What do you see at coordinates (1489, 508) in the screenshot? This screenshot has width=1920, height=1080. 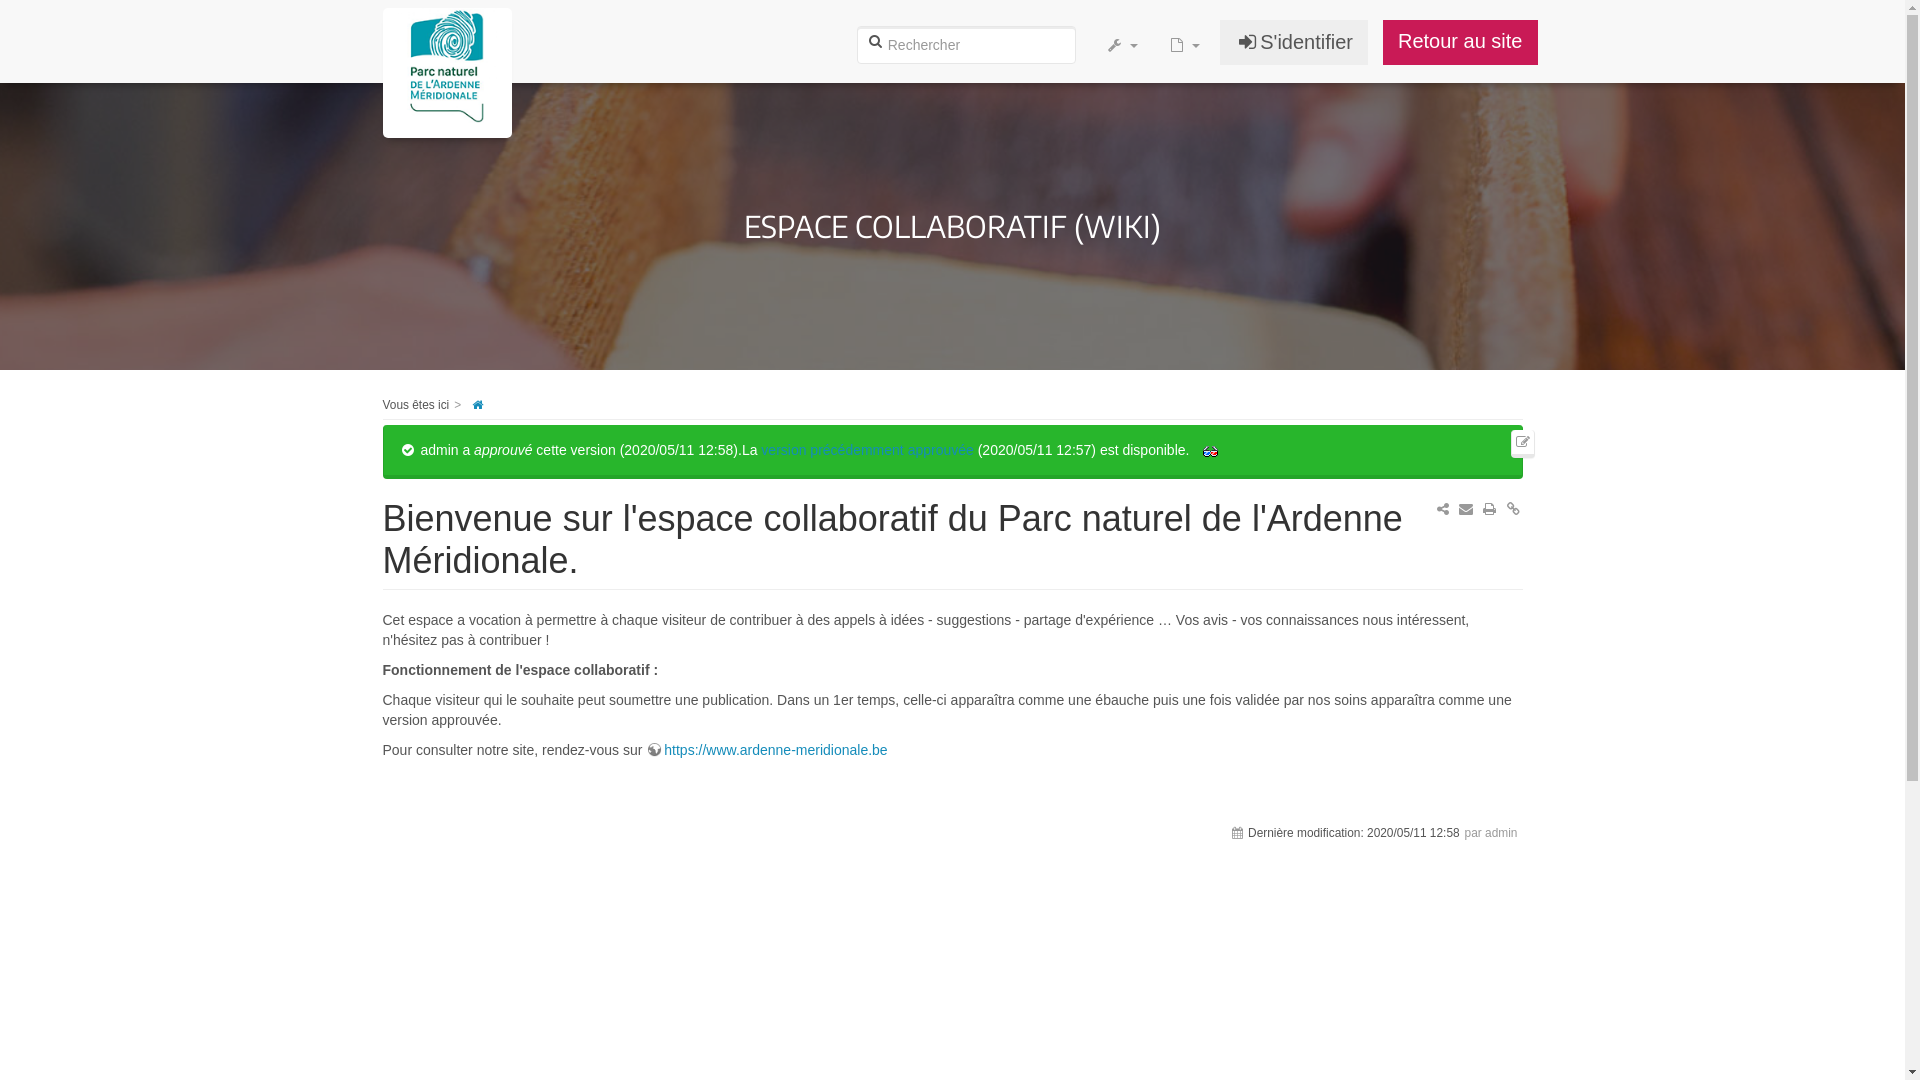 I see `'Imprimer'` at bounding box center [1489, 508].